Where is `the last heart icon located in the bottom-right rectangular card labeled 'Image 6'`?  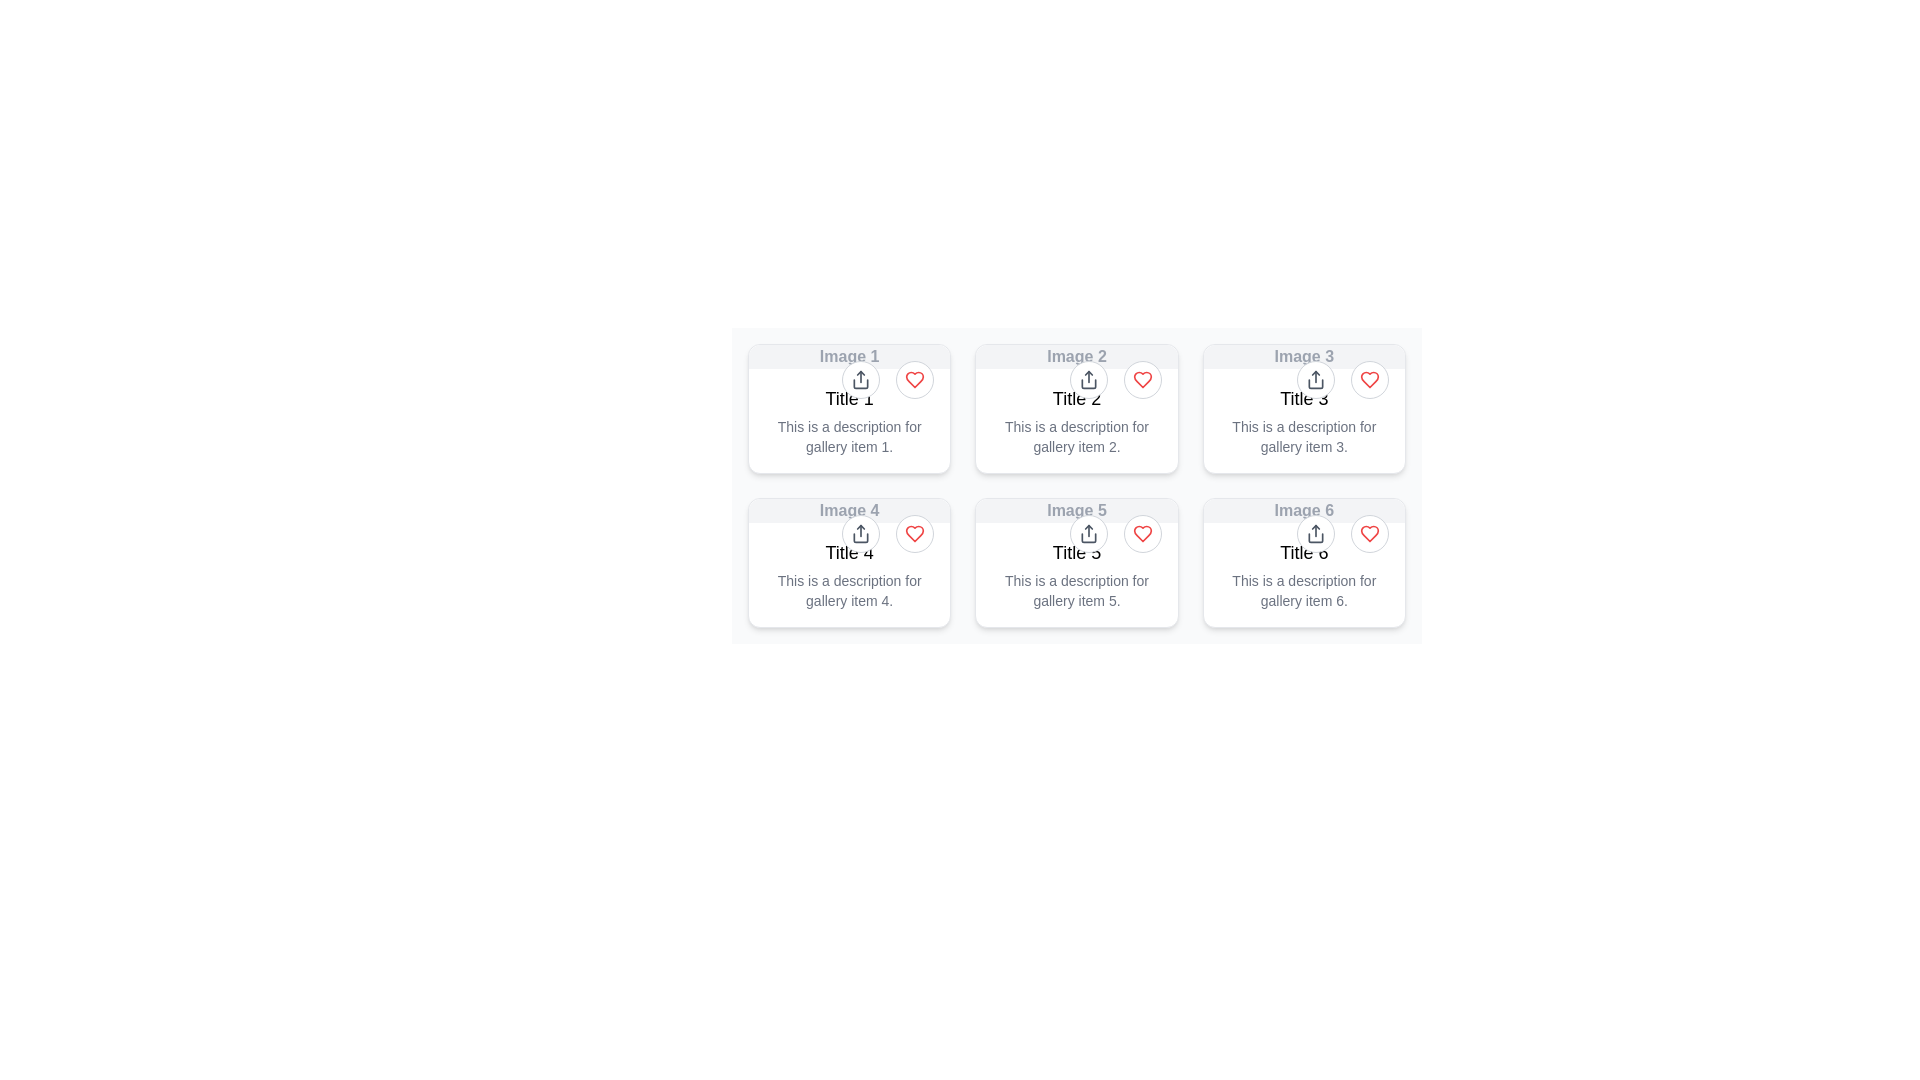
the last heart icon located in the bottom-right rectangular card labeled 'Image 6' is located at coordinates (1368, 532).